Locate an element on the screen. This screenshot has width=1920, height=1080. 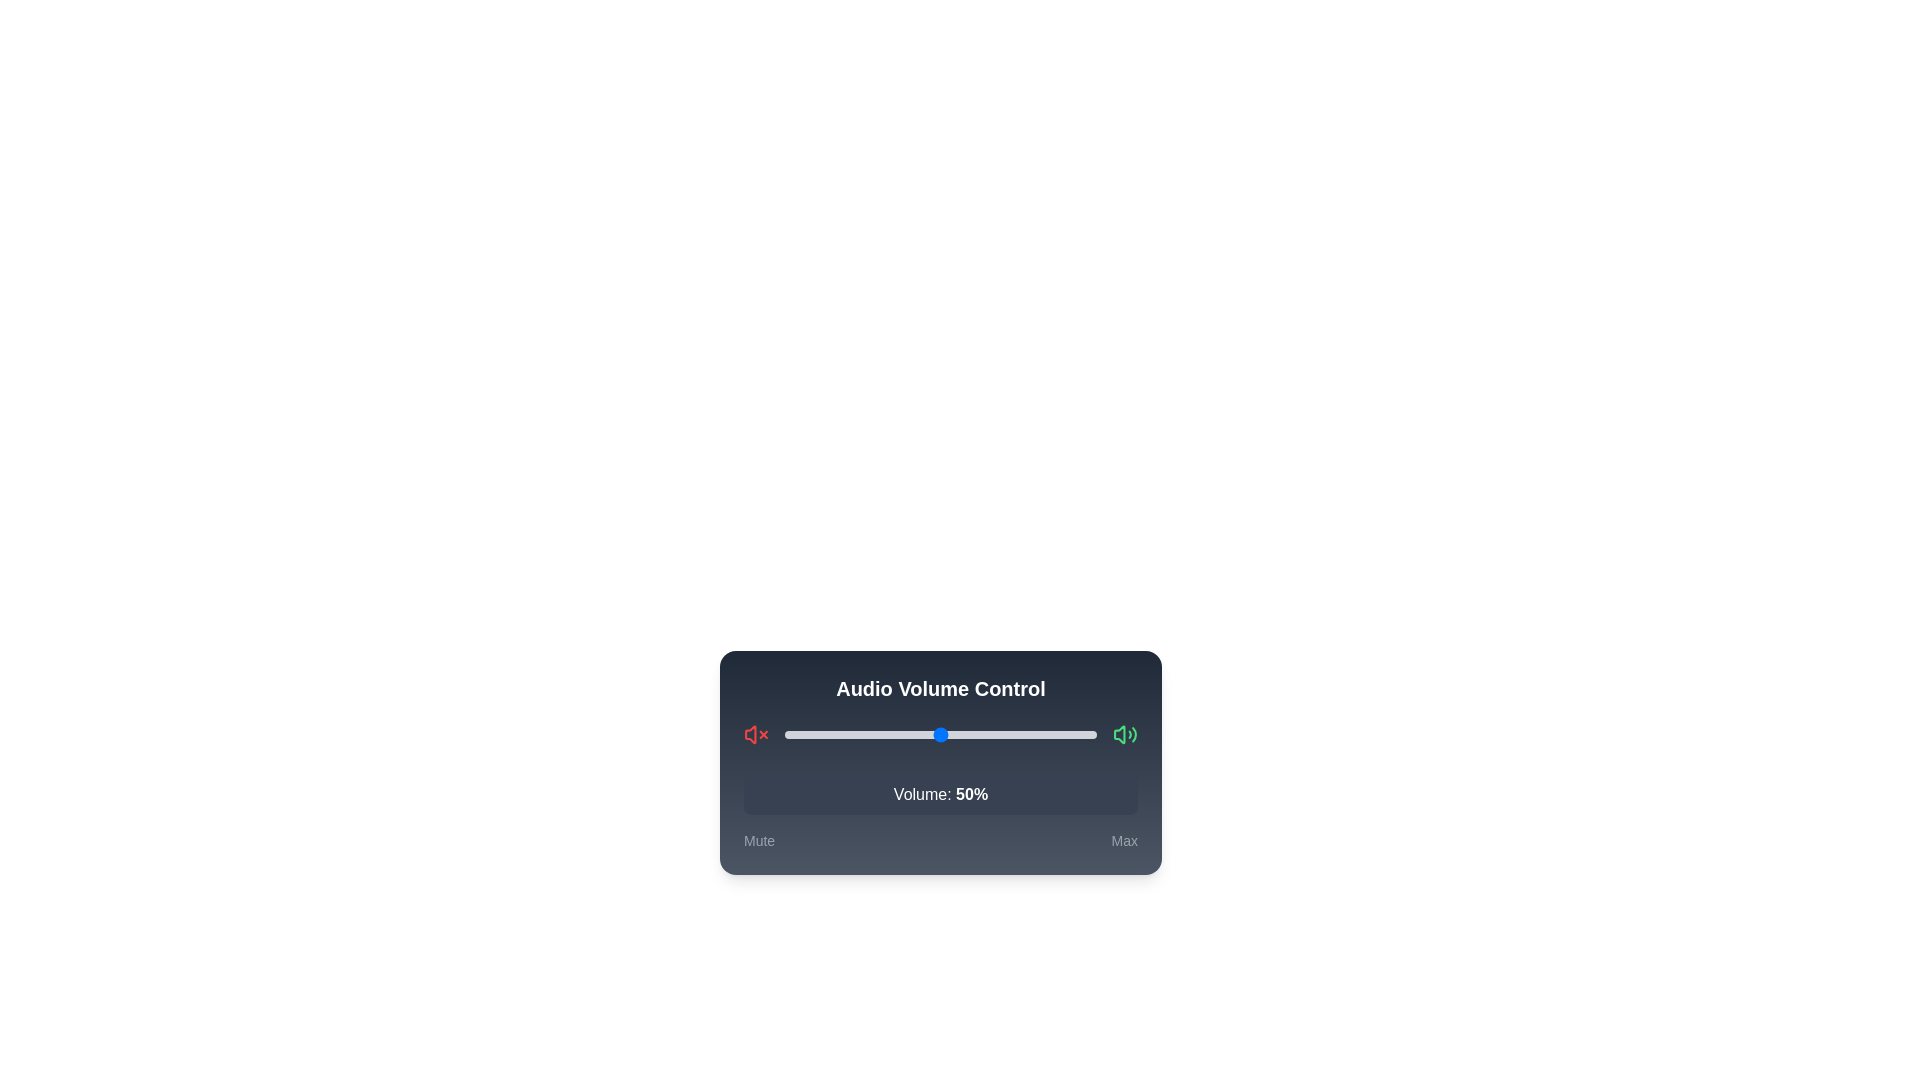
the slider to set the volume to 67% is located at coordinates (993, 735).